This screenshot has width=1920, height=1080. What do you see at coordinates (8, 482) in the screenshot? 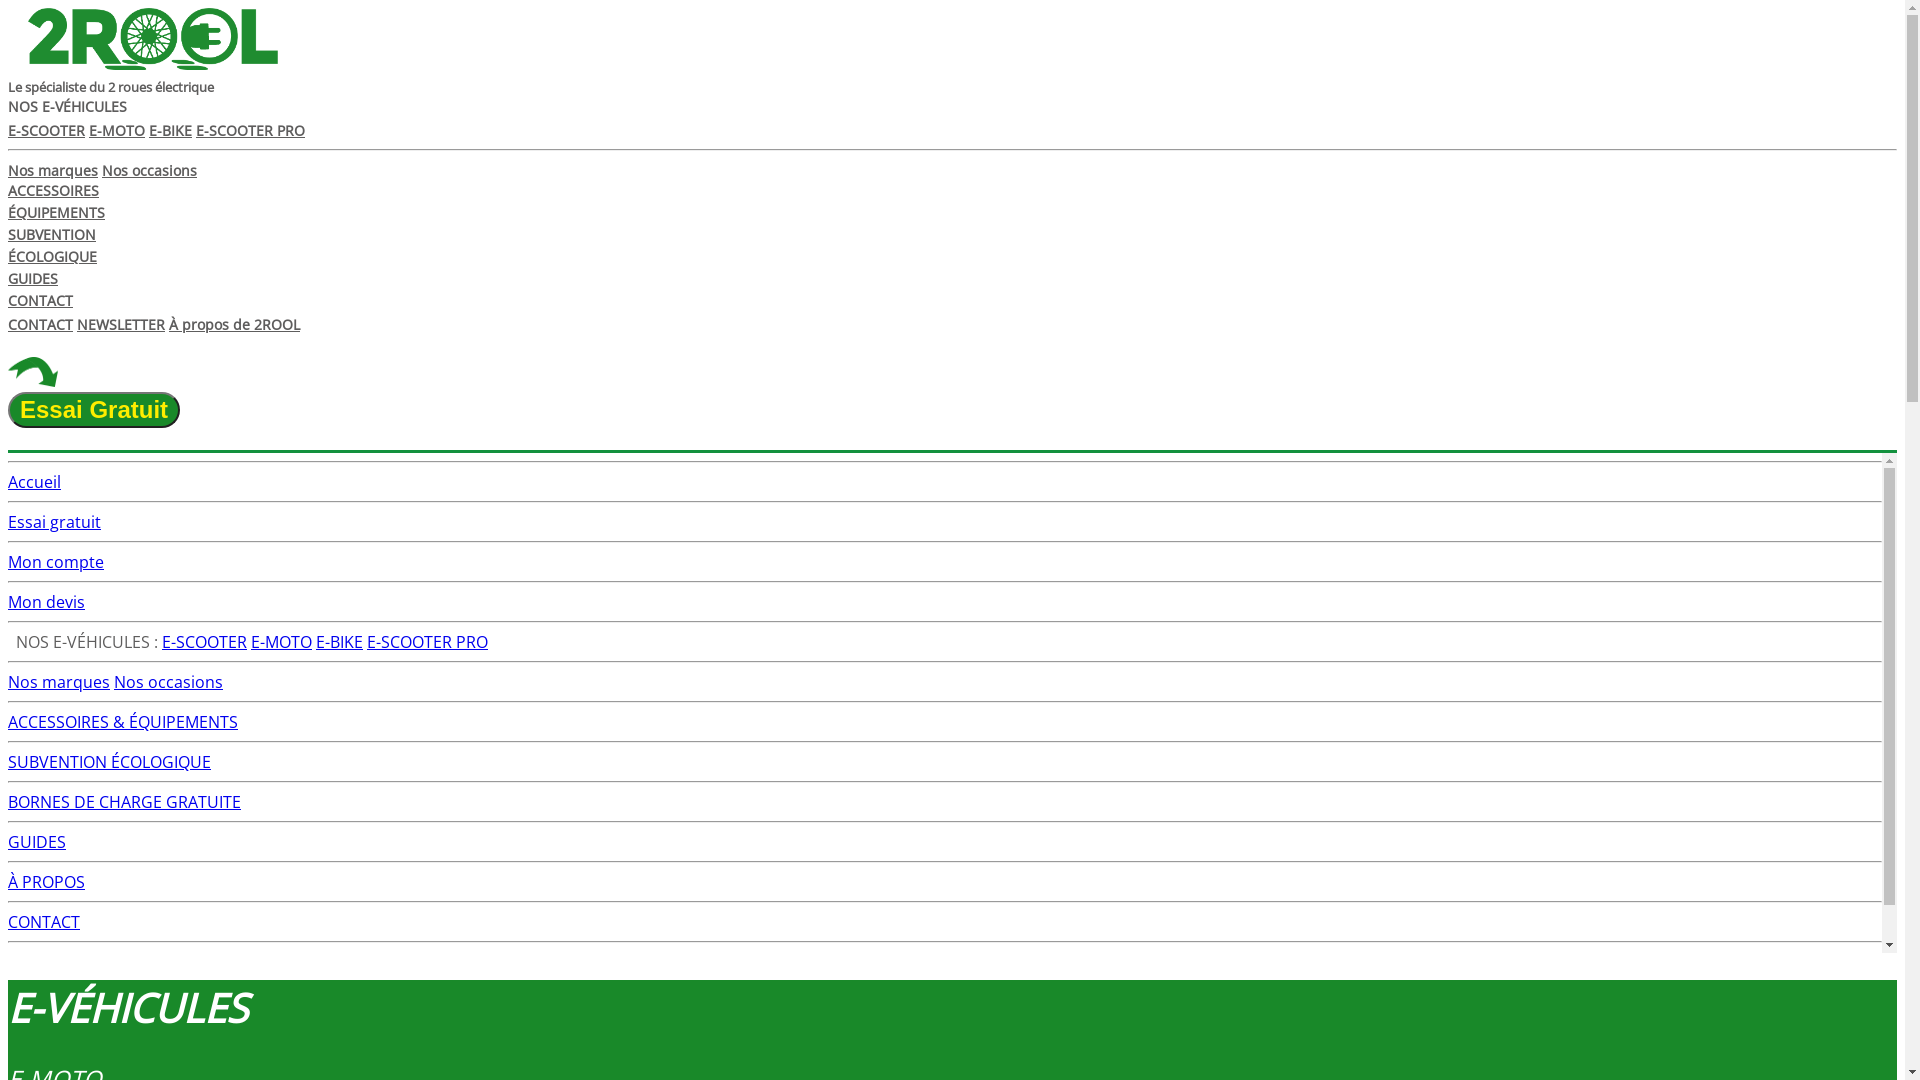
I see `'Accueil'` at bounding box center [8, 482].